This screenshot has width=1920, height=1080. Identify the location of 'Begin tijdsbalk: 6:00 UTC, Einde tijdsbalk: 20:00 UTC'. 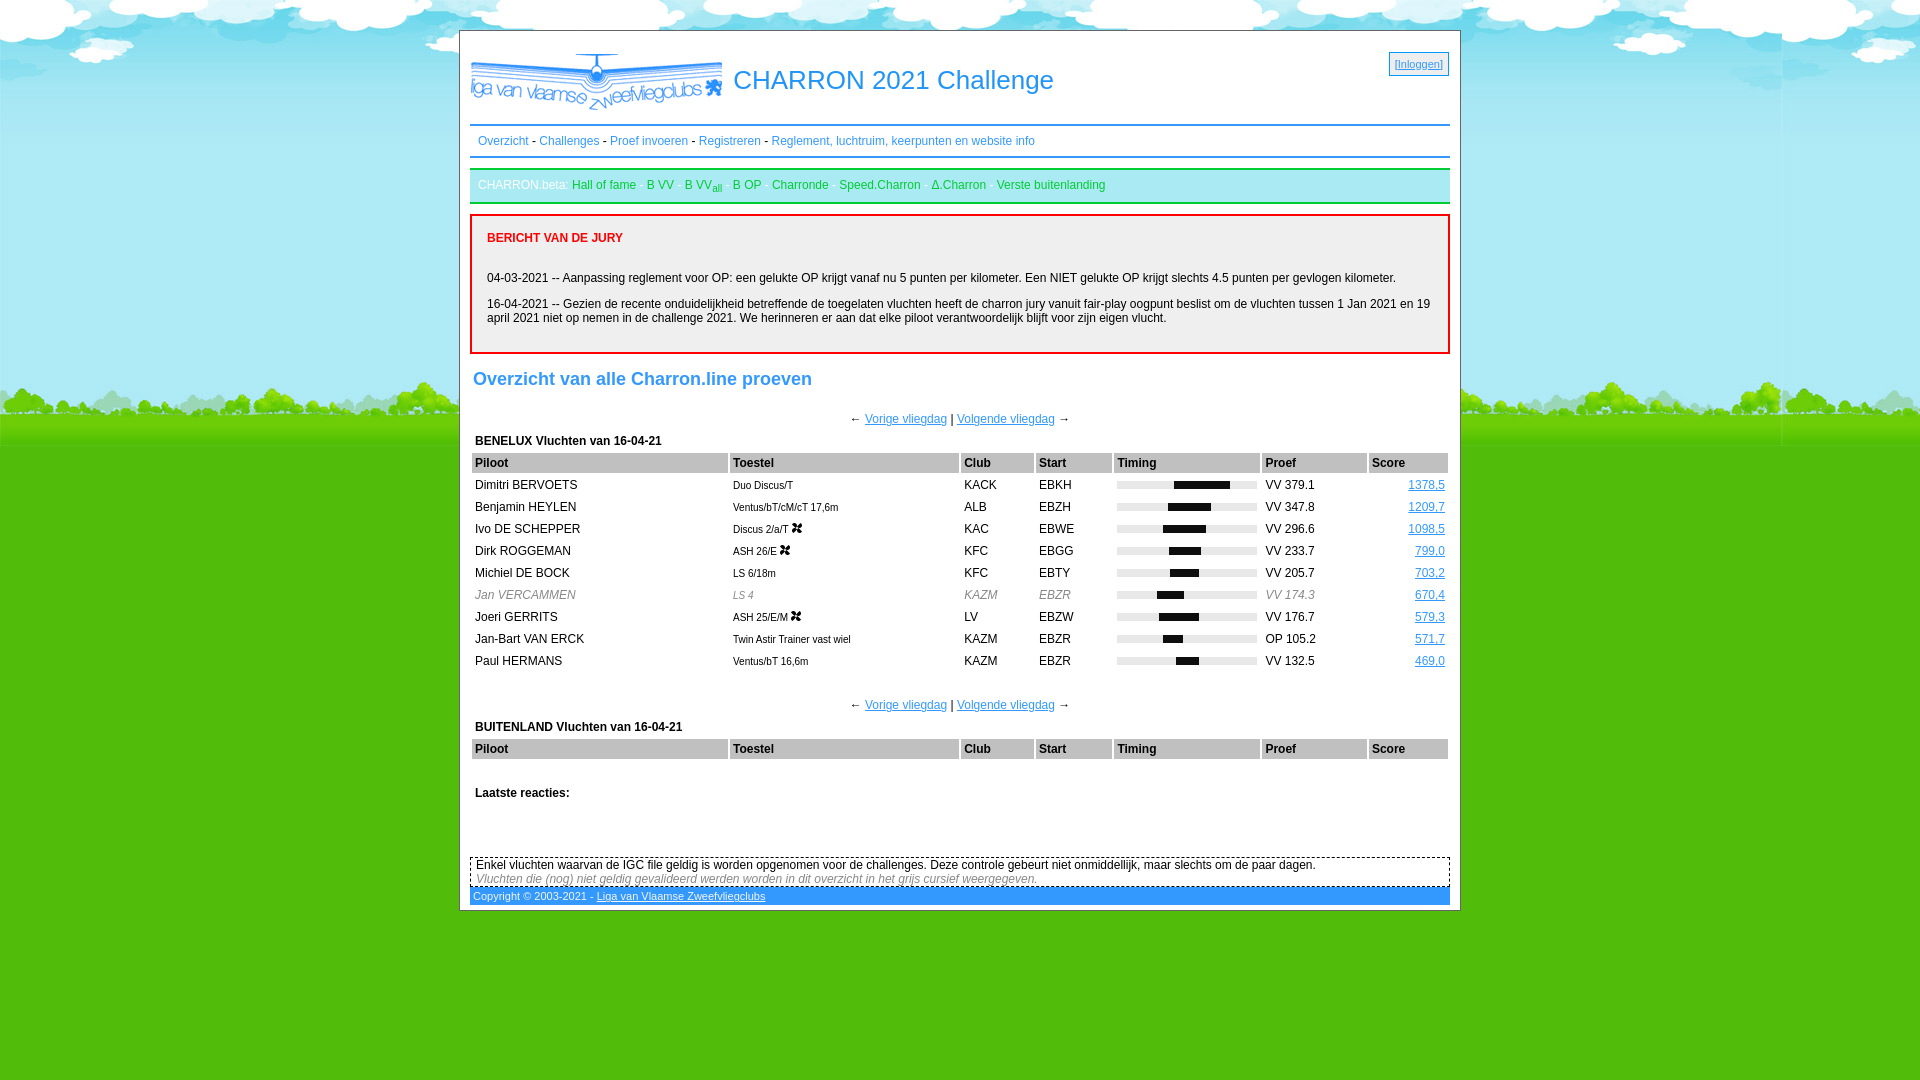
(1186, 660).